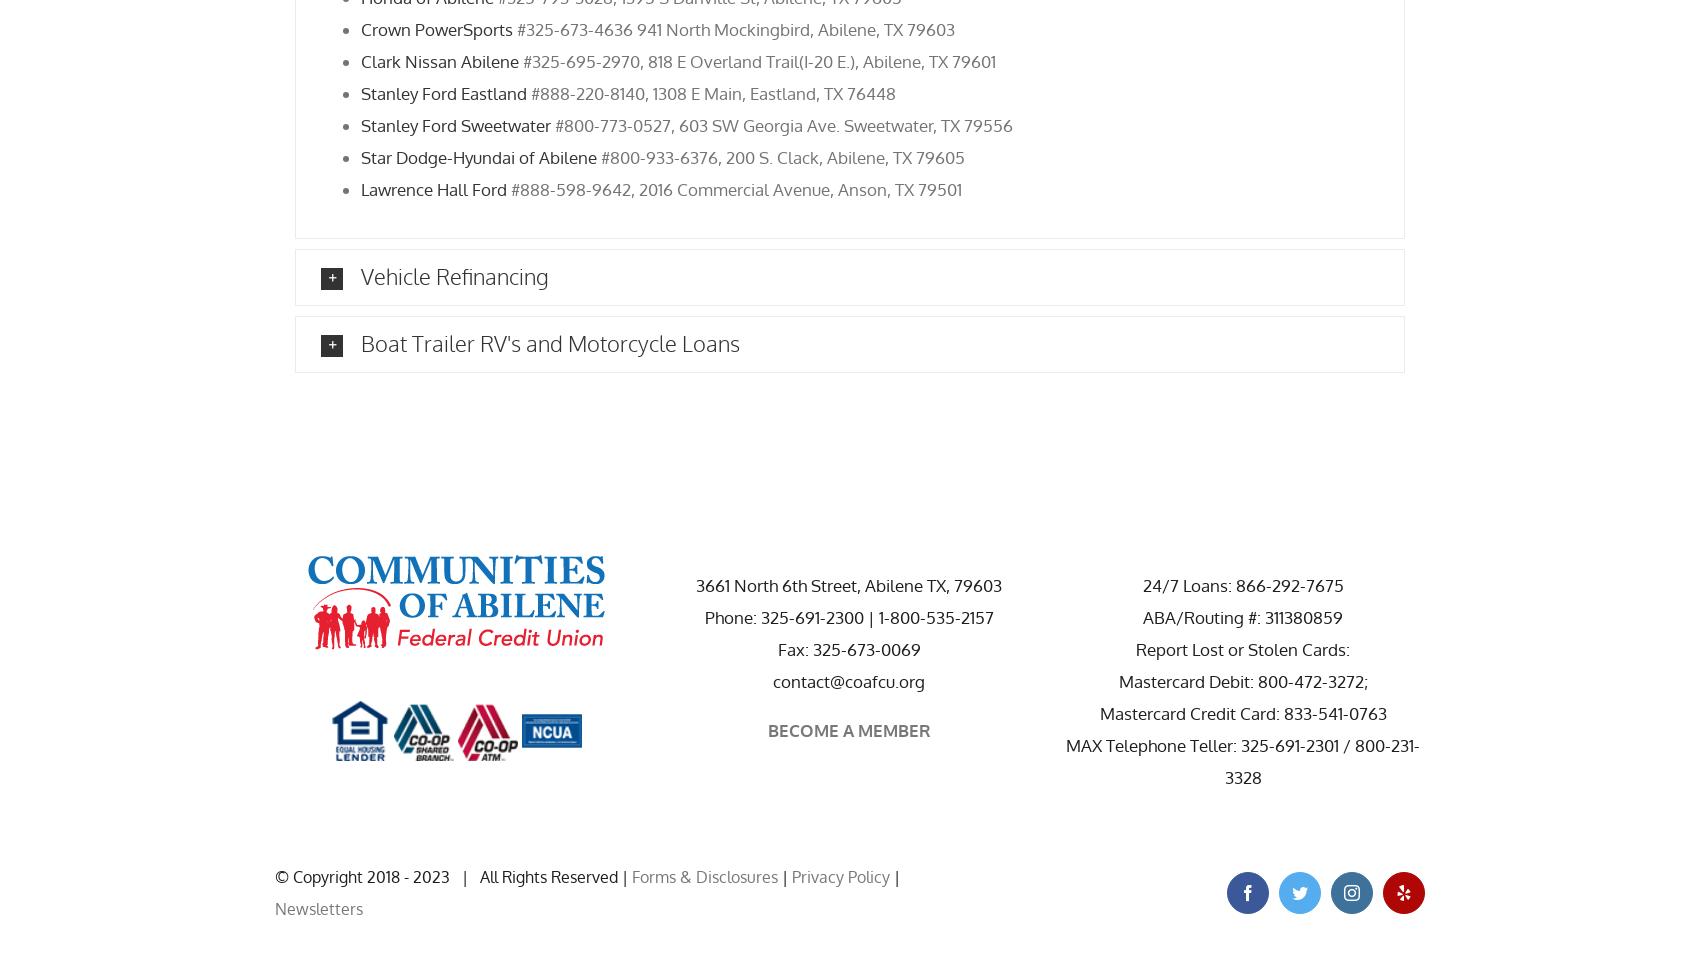 The width and height of the screenshot is (1700, 954). I want to click on '2023   |   All Rights Reserved |', so click(522, 875).